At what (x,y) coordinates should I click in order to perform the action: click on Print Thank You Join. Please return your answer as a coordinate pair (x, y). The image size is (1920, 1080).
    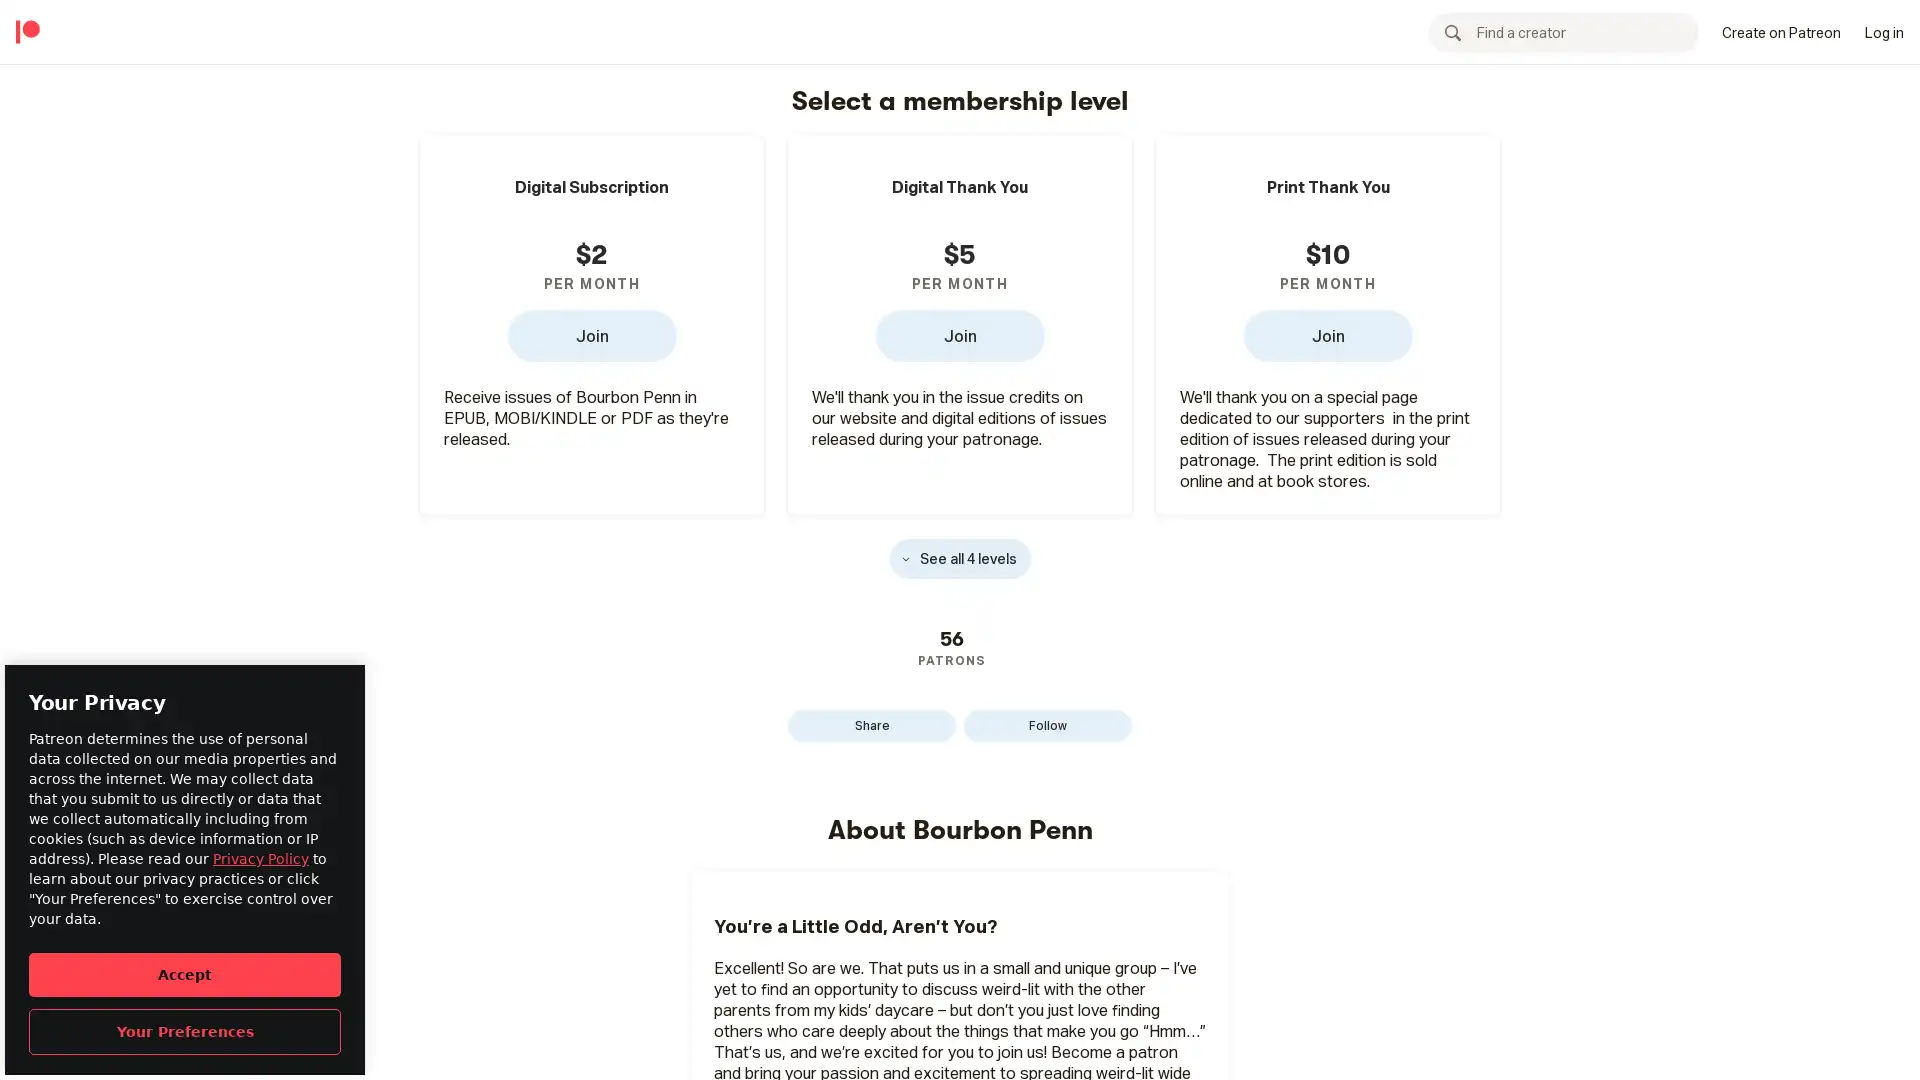
    Looking at the image, I should click on (1327, 334).